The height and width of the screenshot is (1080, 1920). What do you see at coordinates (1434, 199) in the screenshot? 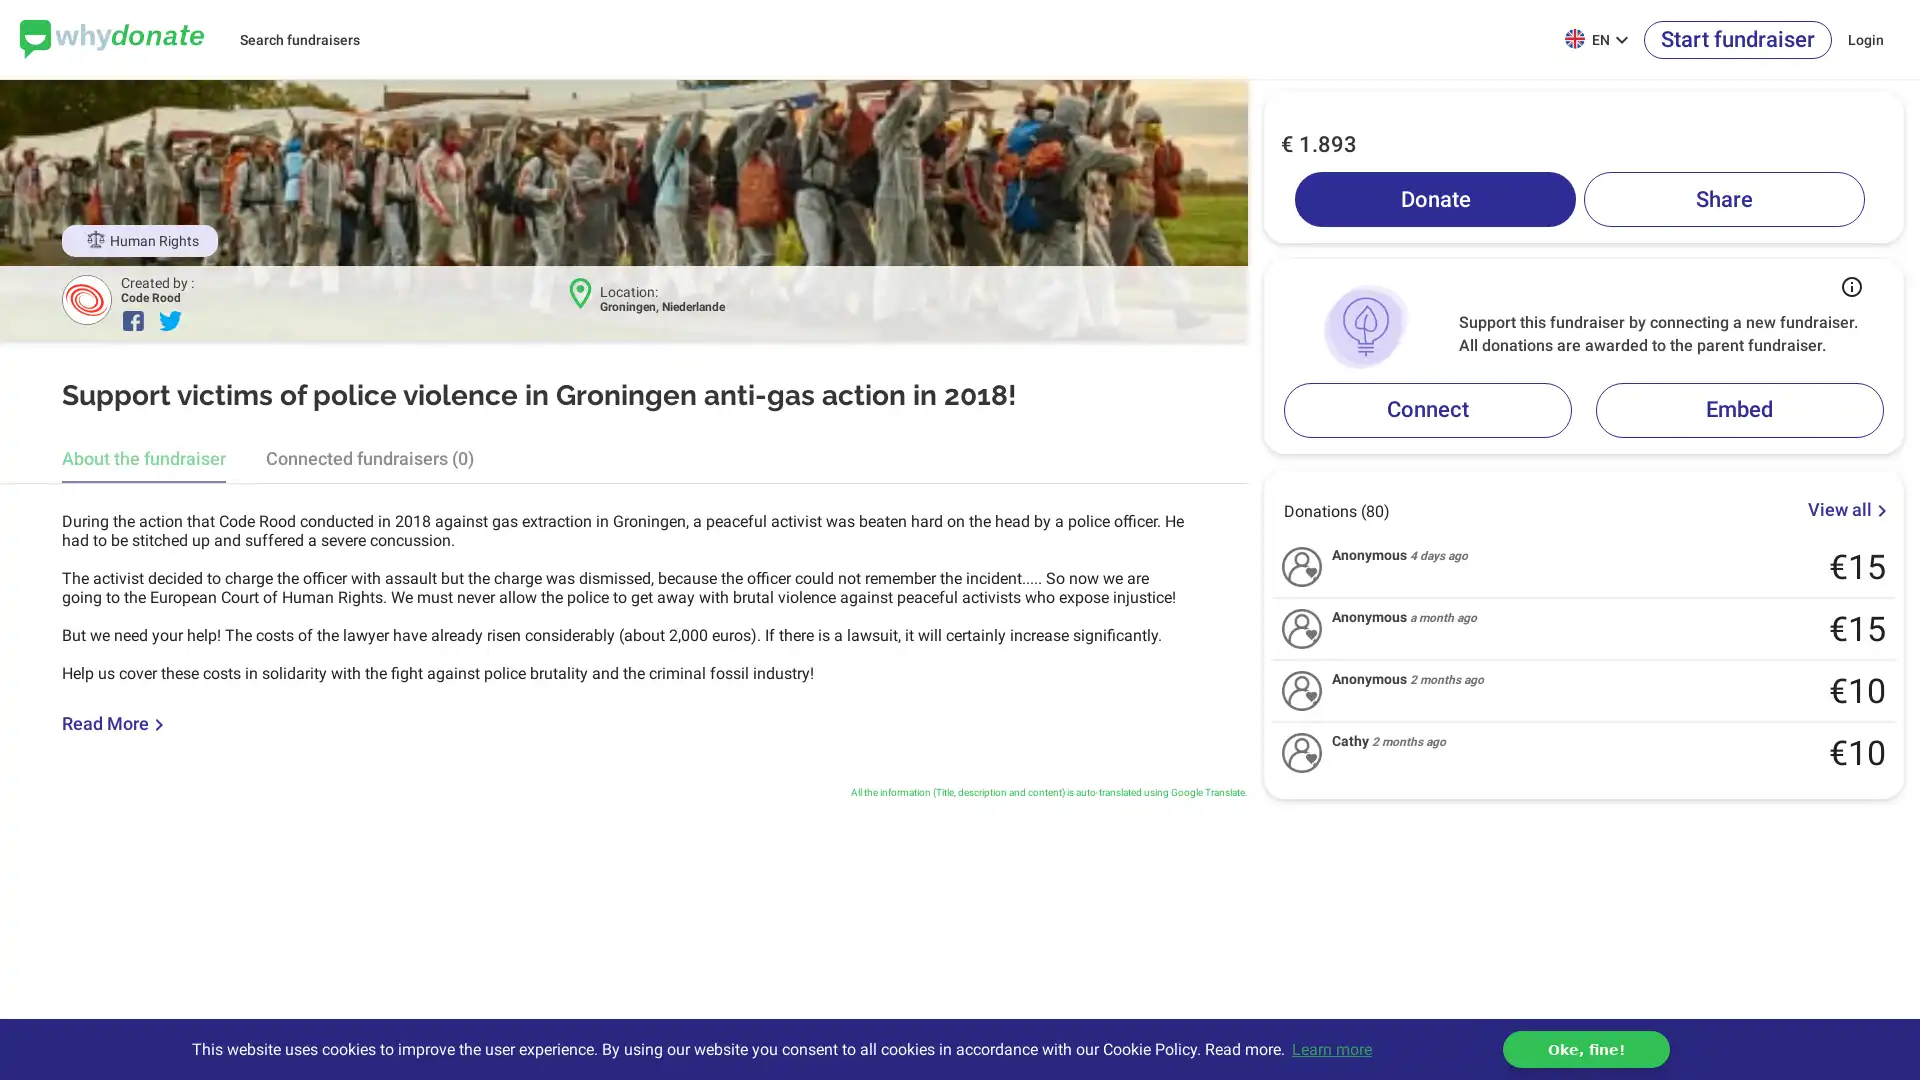
I see `Donate` at bounding box center [1434, 199].